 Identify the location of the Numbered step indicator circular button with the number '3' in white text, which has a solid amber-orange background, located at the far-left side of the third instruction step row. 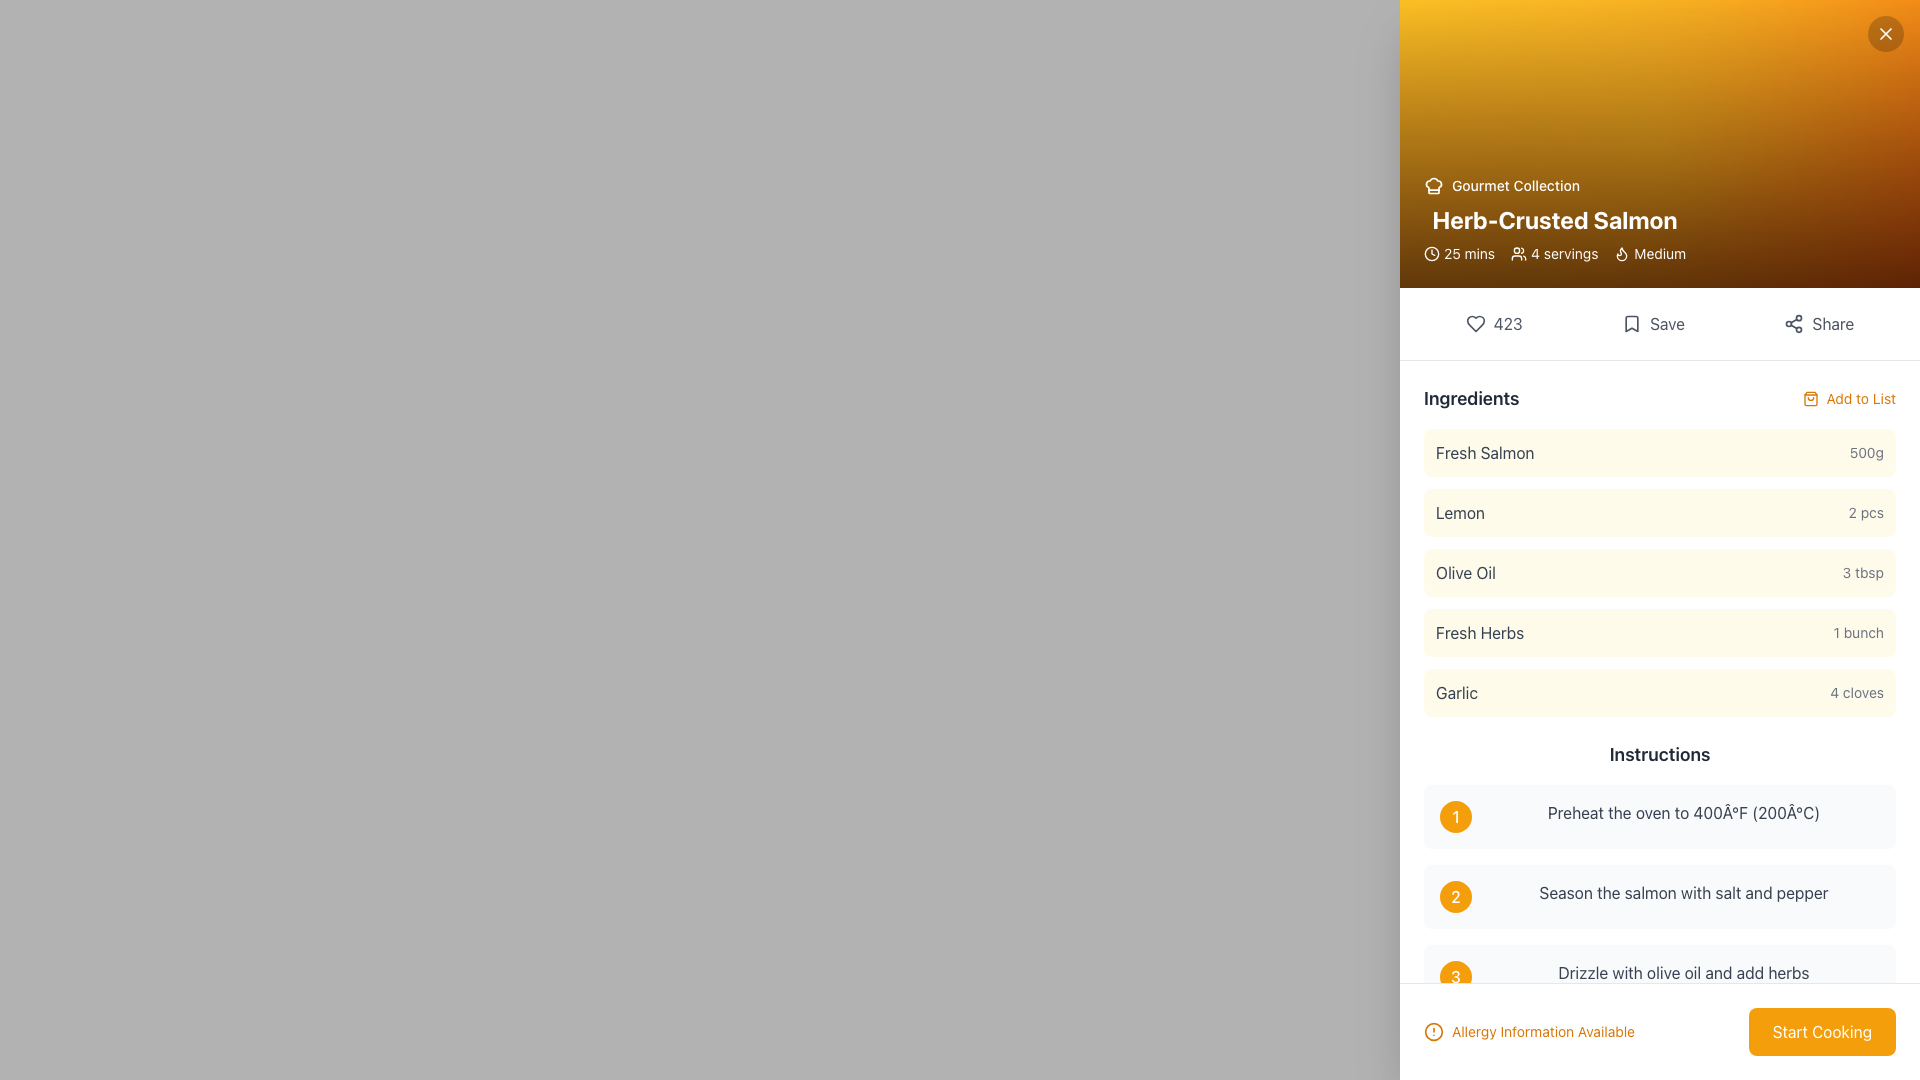
(1455, 975).